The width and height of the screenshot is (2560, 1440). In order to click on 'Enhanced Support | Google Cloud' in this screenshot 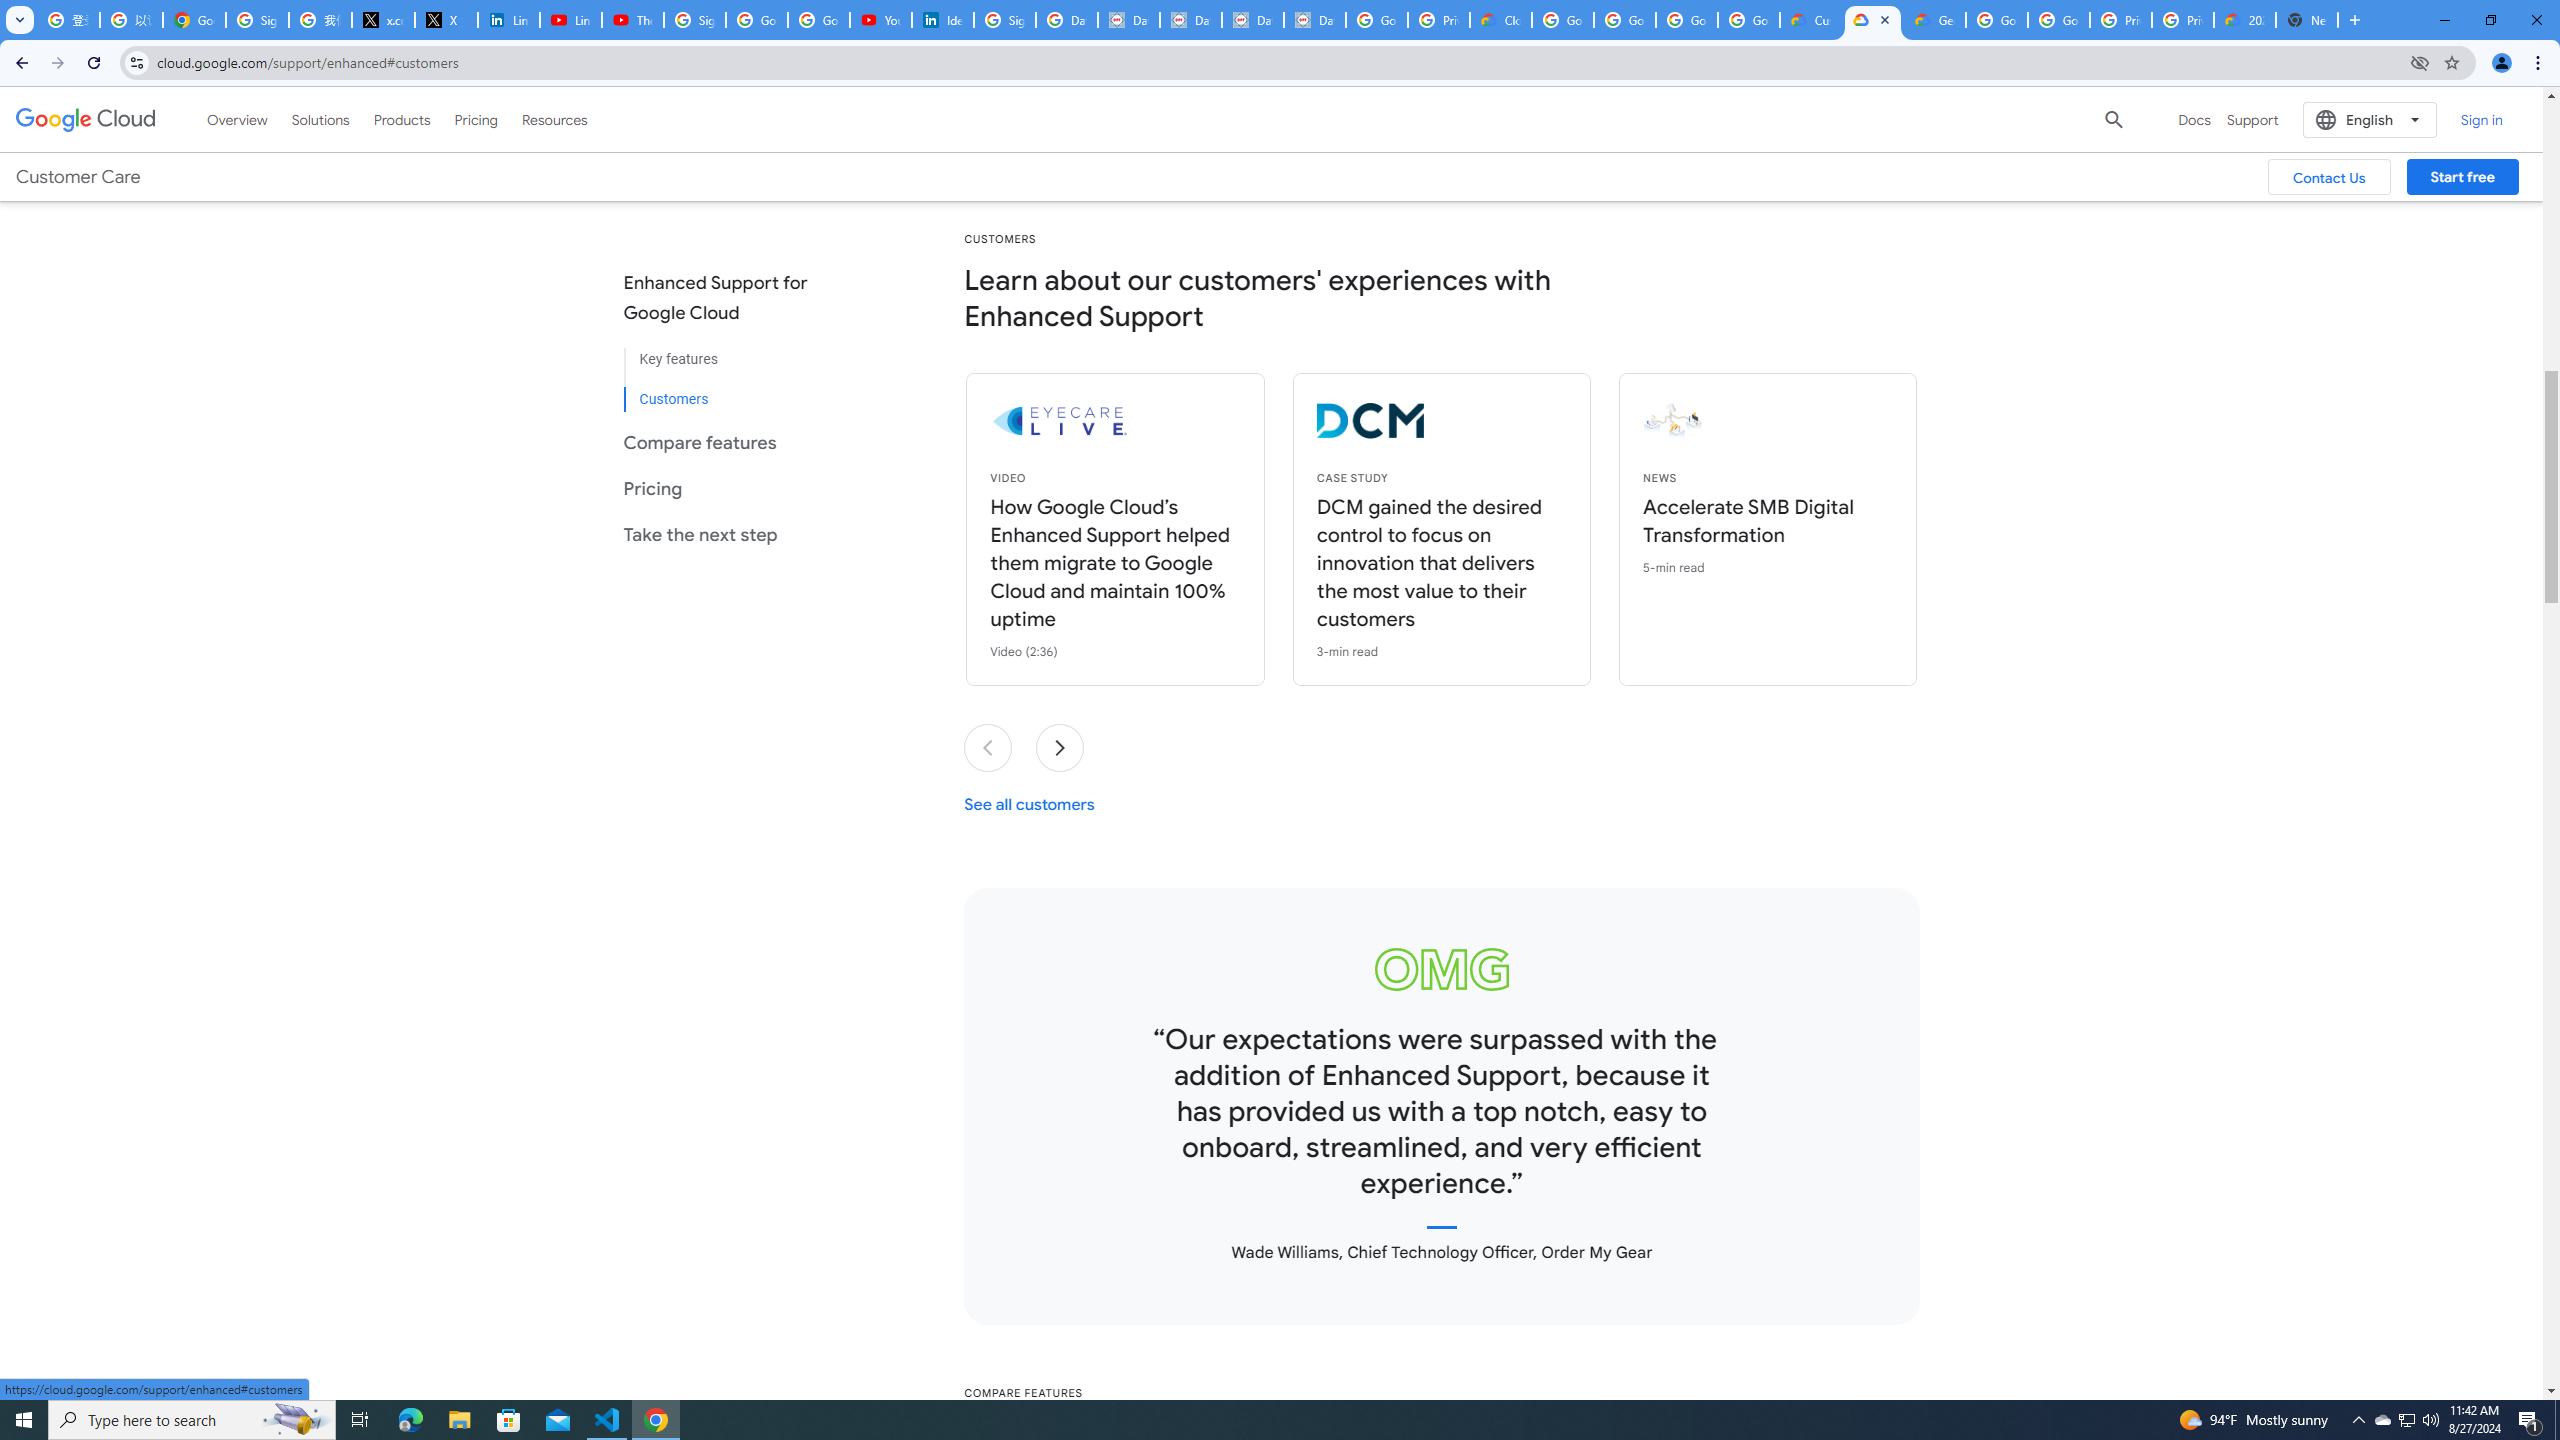, I will do `click(1871, 19)`.